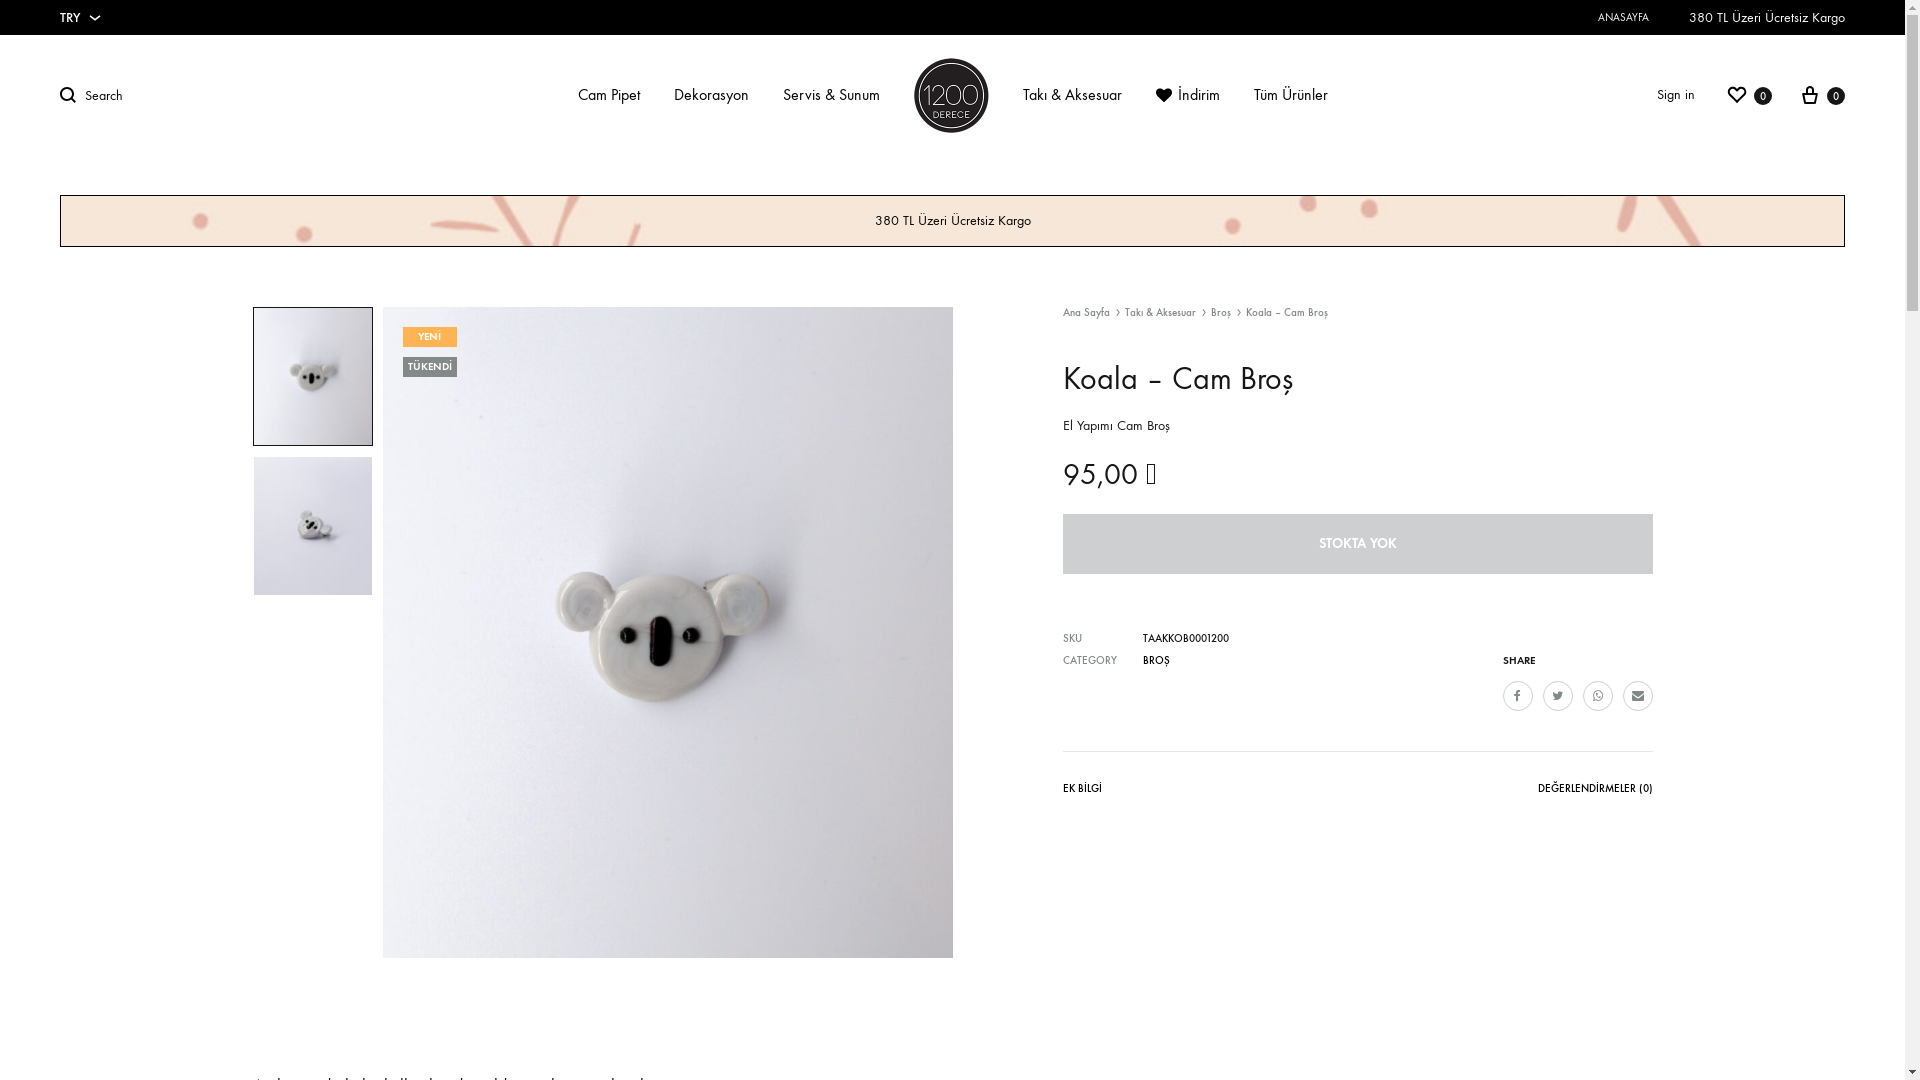 This screenshot has height=1080, width=1920. Describe the element at coordinates (1675, 95) in the screenshot. I see `'Sign in'` at that location.